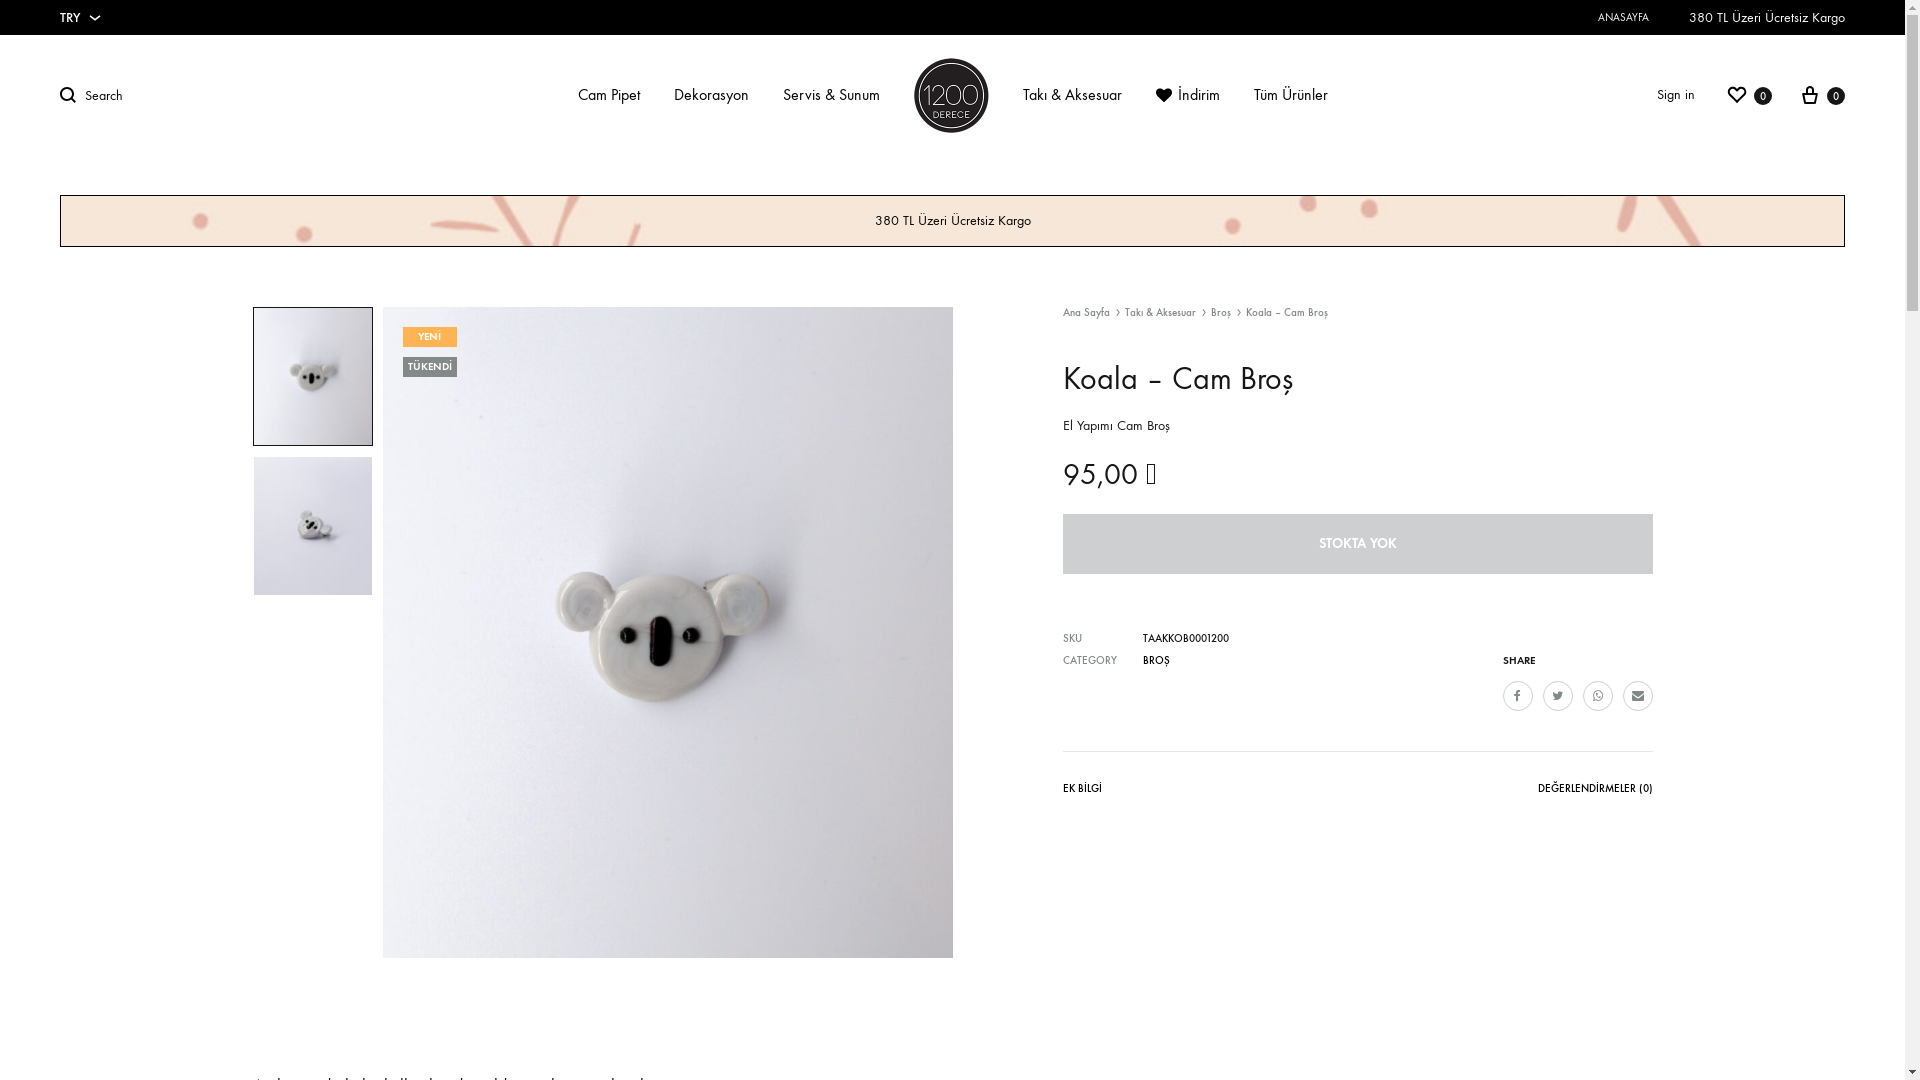 This screenshot has height=1080, width=1920. Describe the element at coordinates (1675, 95) in the screenshot. I see `'Sign in'` at that location.